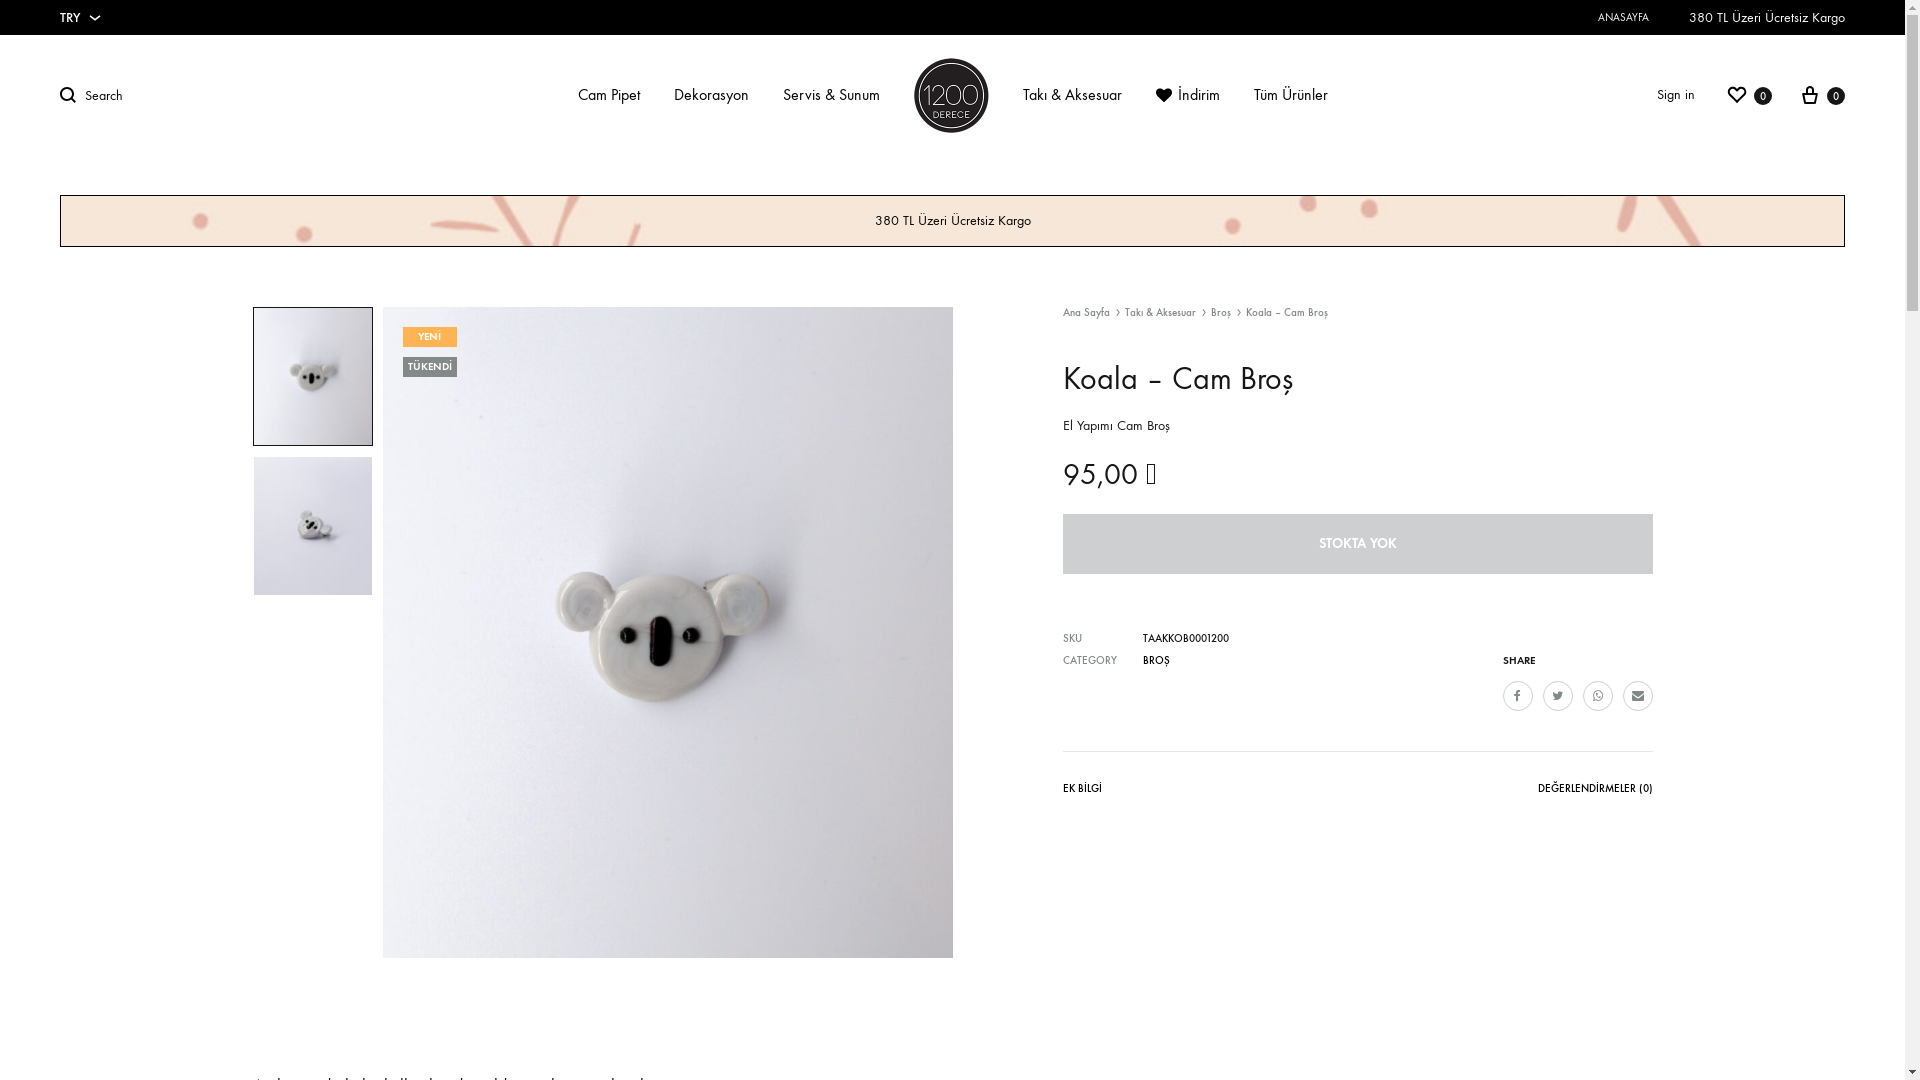 This screenshot has height=1080, width=1920. Describe the element at coordinates (1675, 95) in the screenshot. I see `'Sign in'` at that location.